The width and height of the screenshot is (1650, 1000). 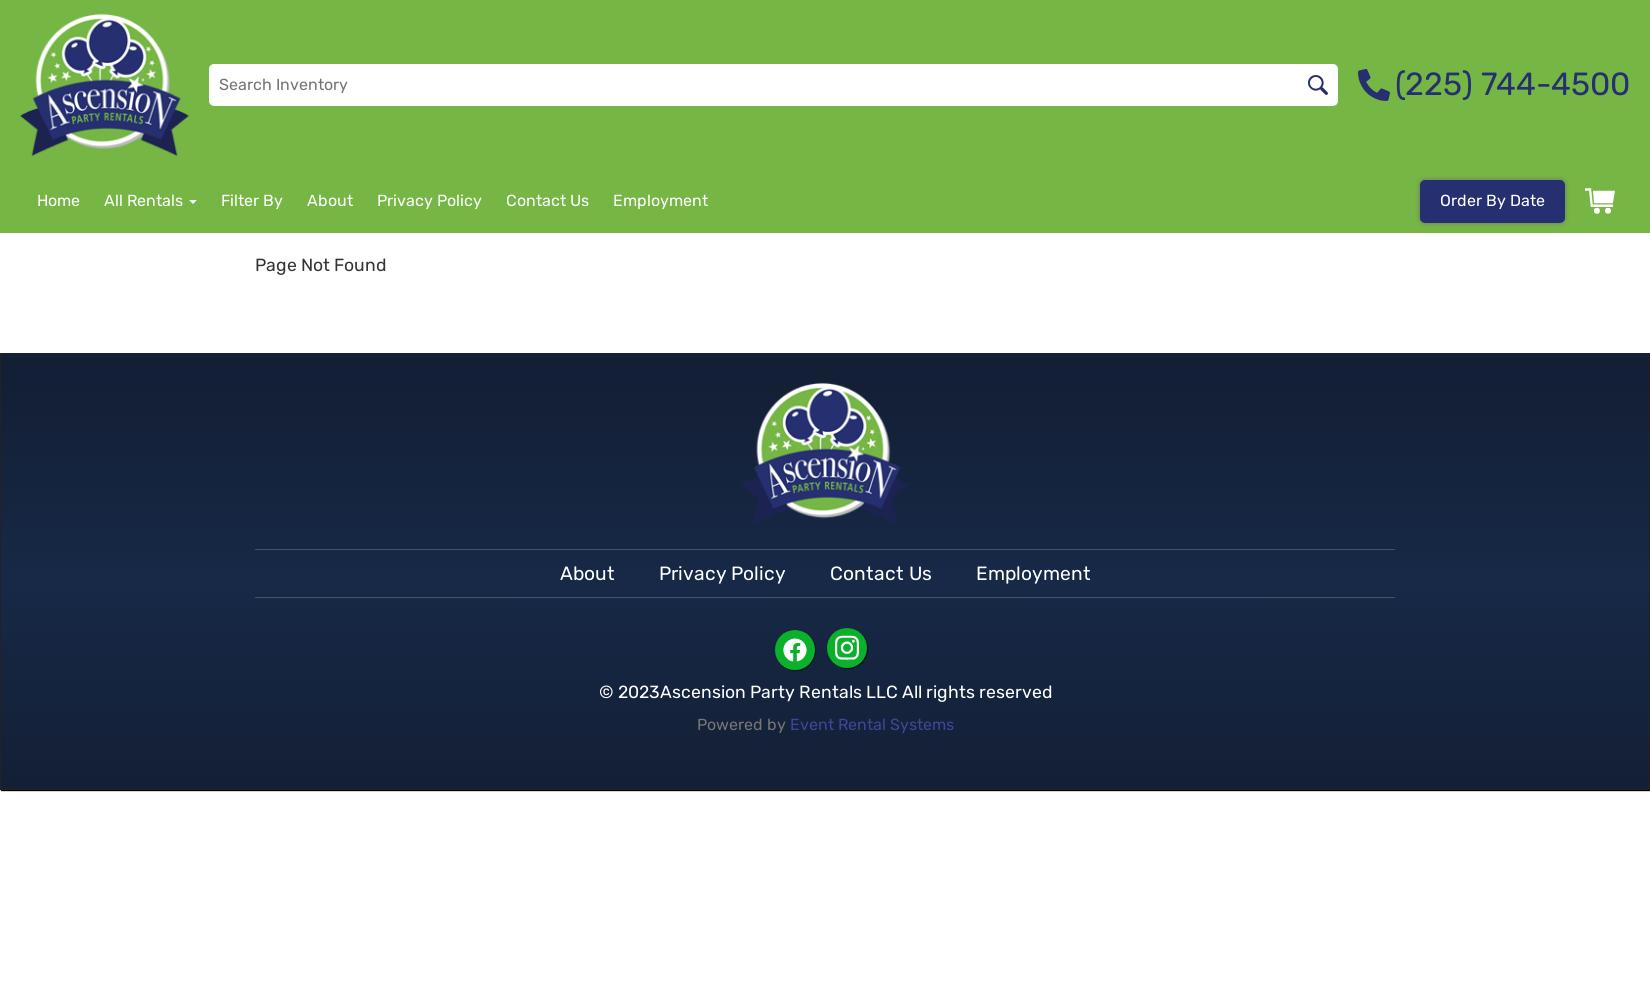 I want to click on 'All Rentals', so click(x=103, y=199).